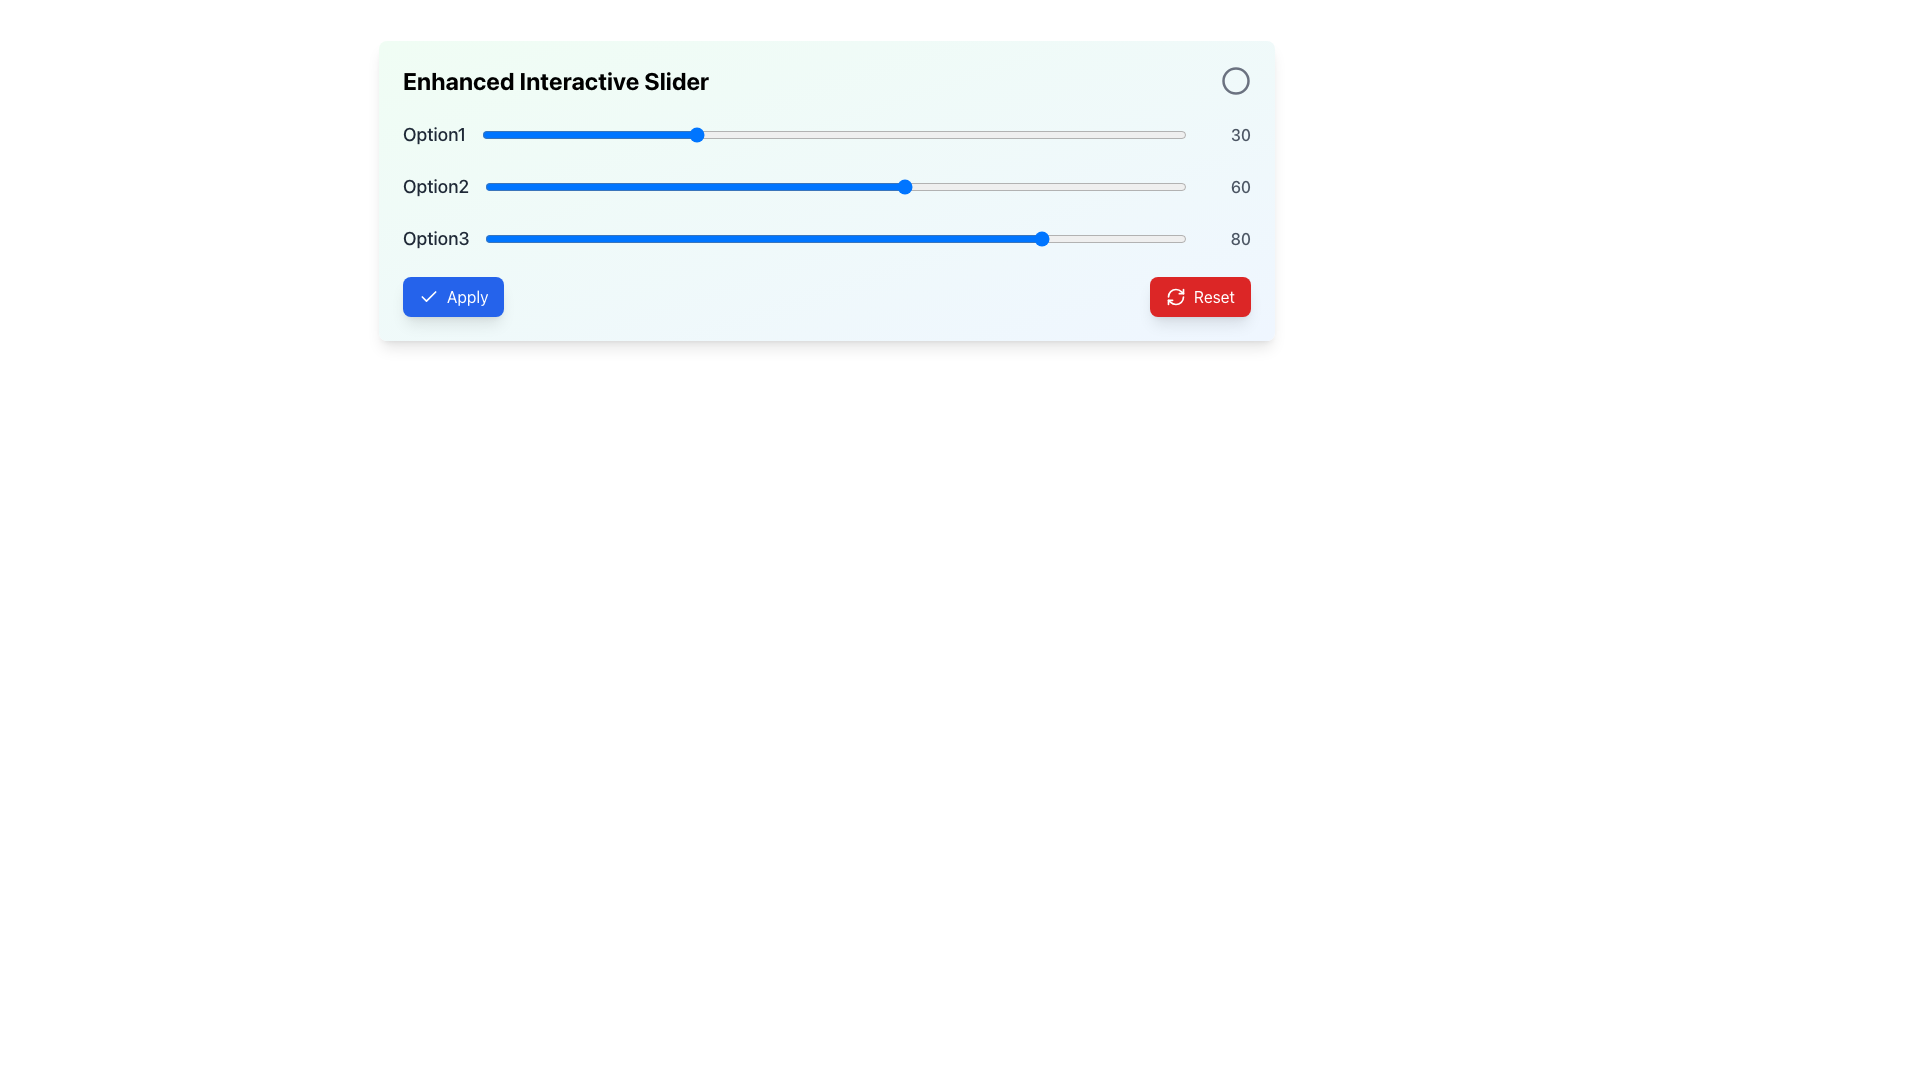  Describe the element at coordinates (835, 186) in the screenshot. I see `slider` at that location.